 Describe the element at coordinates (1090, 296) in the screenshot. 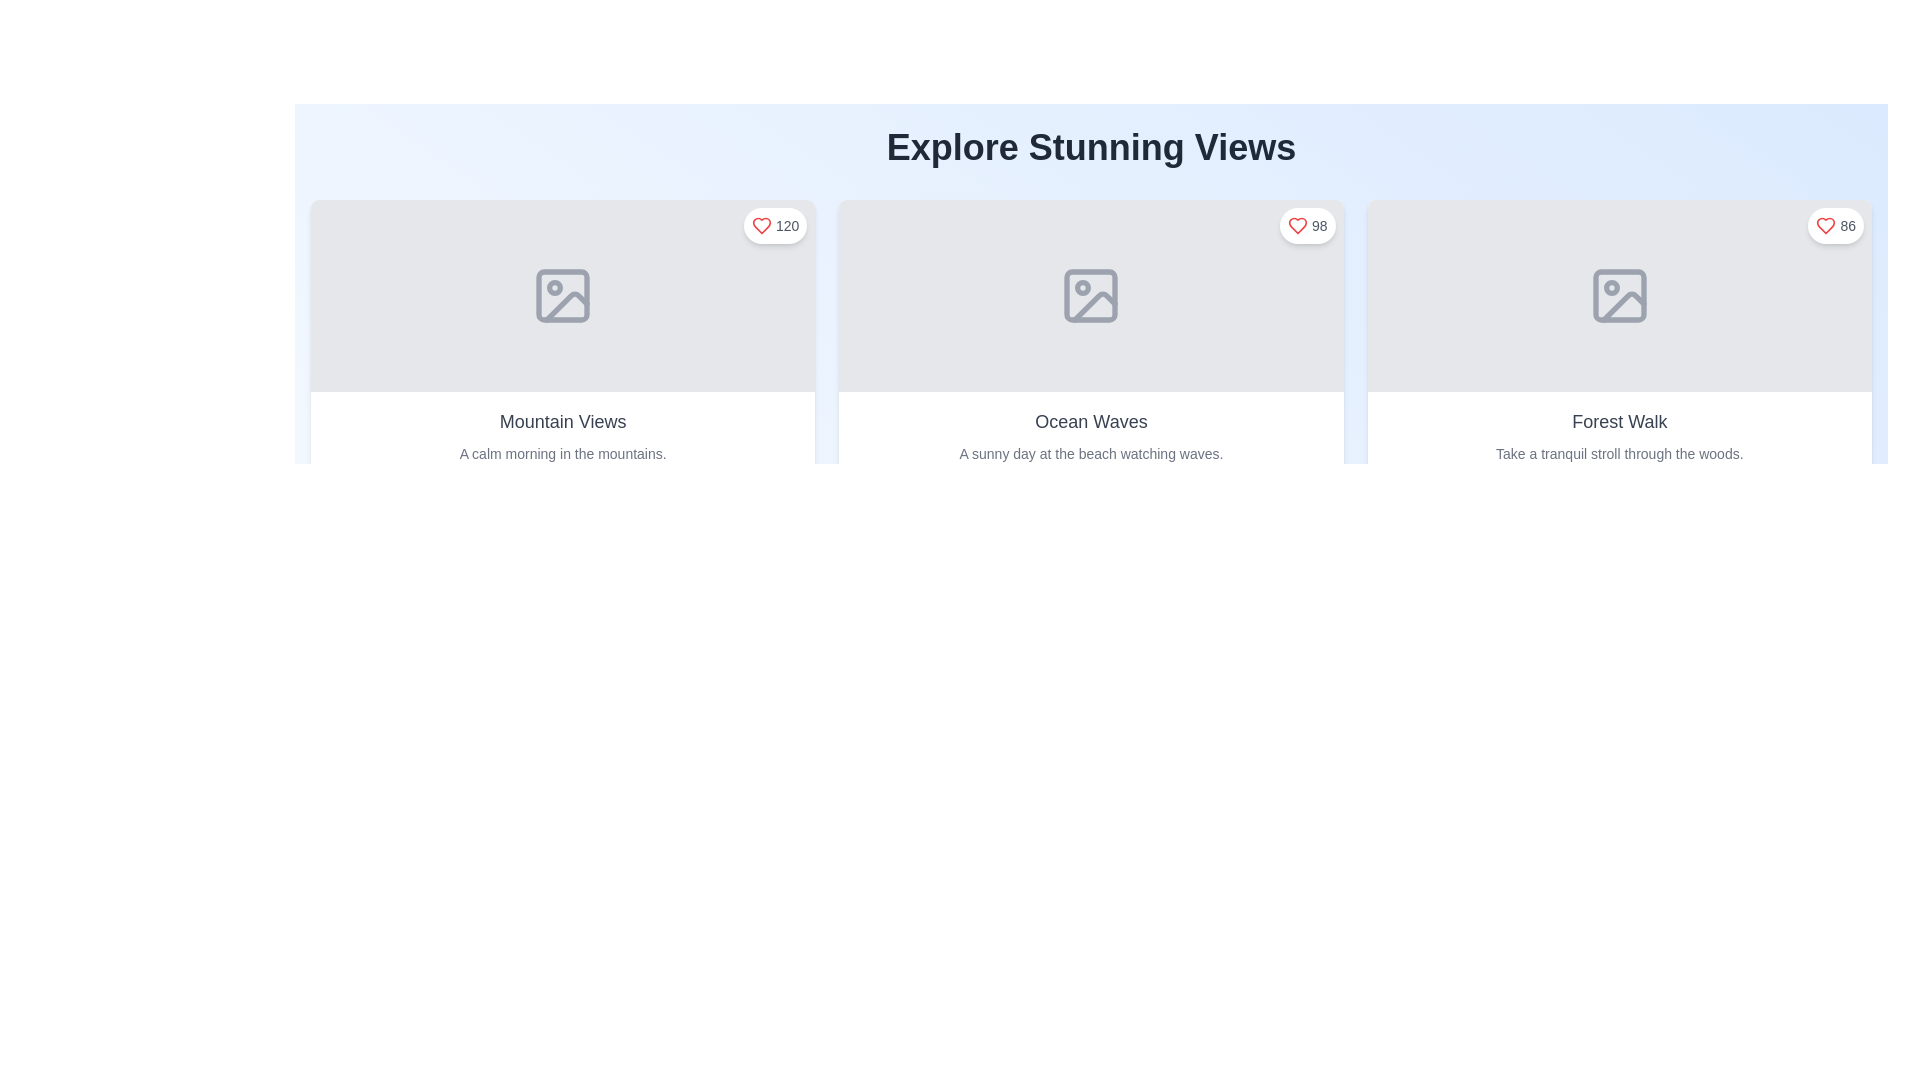

I see `the SVG Image Placeholder located centrally within the second card titled 'Ocean Waves', which is positioned between the 'Mountain Views' and 'Forest Walk' cards under the 'Explore Stunning Views' section` at that location.